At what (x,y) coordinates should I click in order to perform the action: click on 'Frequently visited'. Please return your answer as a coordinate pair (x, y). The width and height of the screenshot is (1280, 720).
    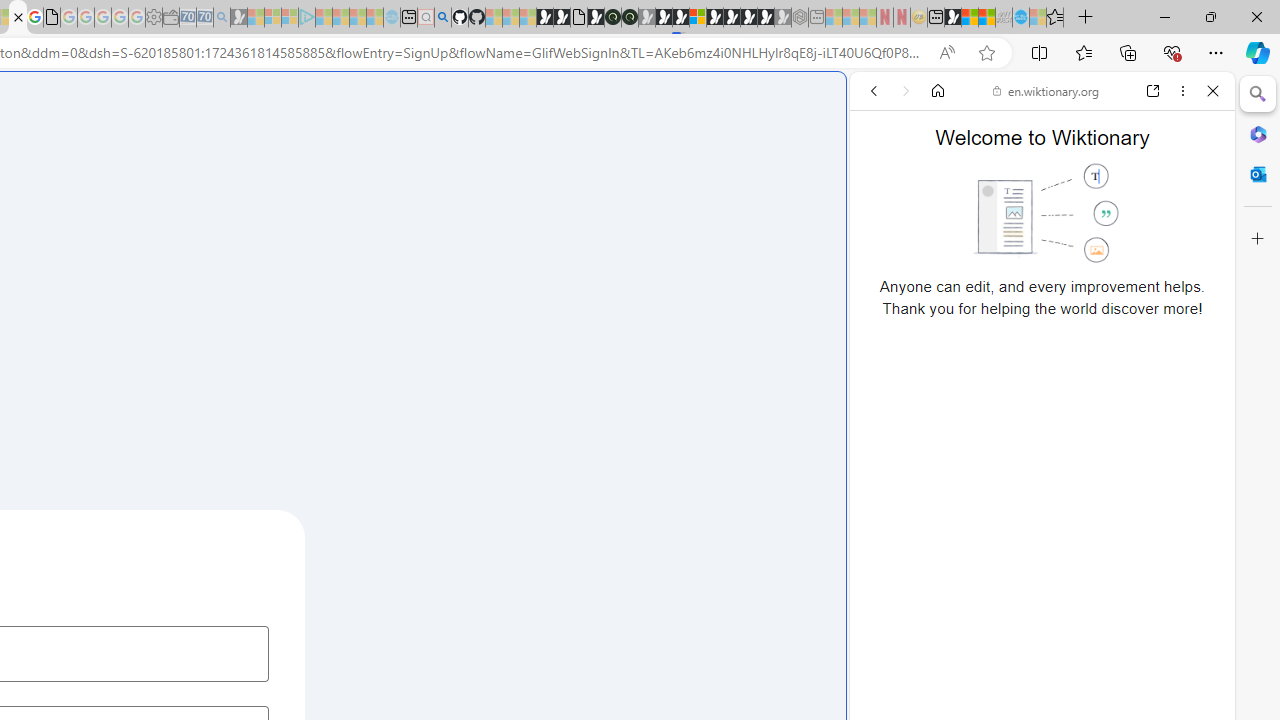
    Looking at the image, I should click on (417, 265).